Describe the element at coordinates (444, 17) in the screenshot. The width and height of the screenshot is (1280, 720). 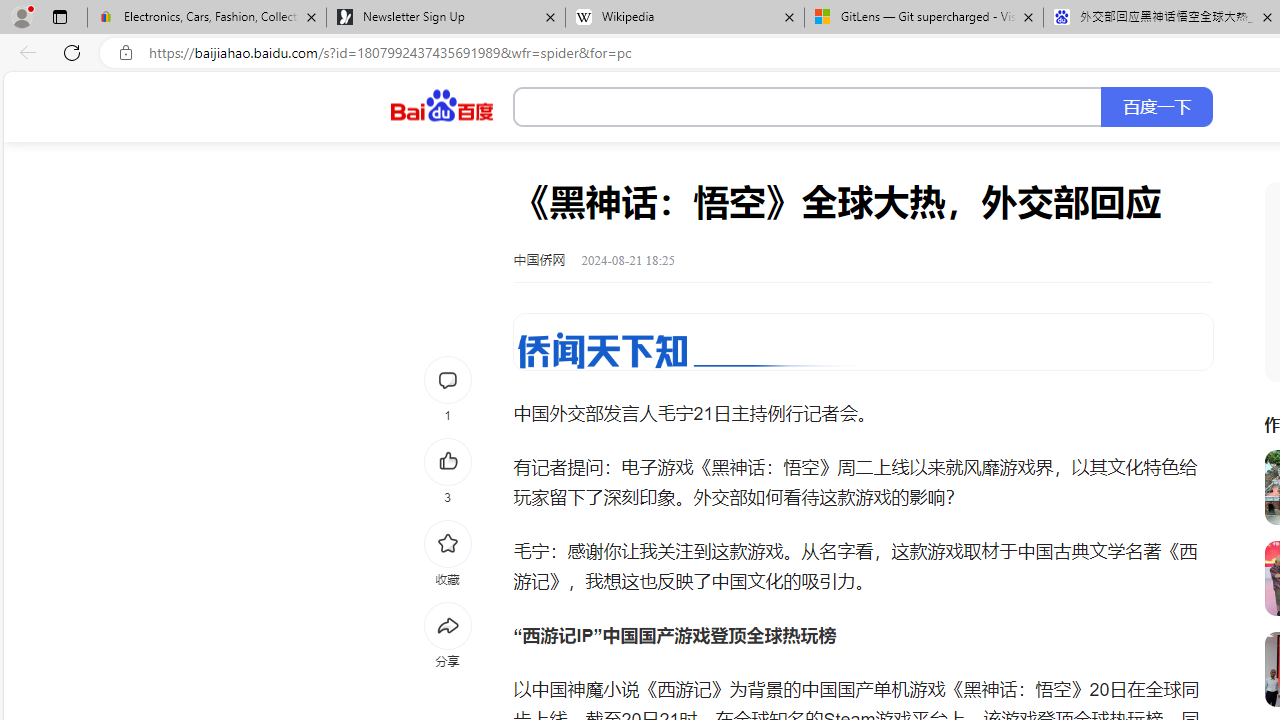
I see `'Newsletter Sign Up'` at that location.